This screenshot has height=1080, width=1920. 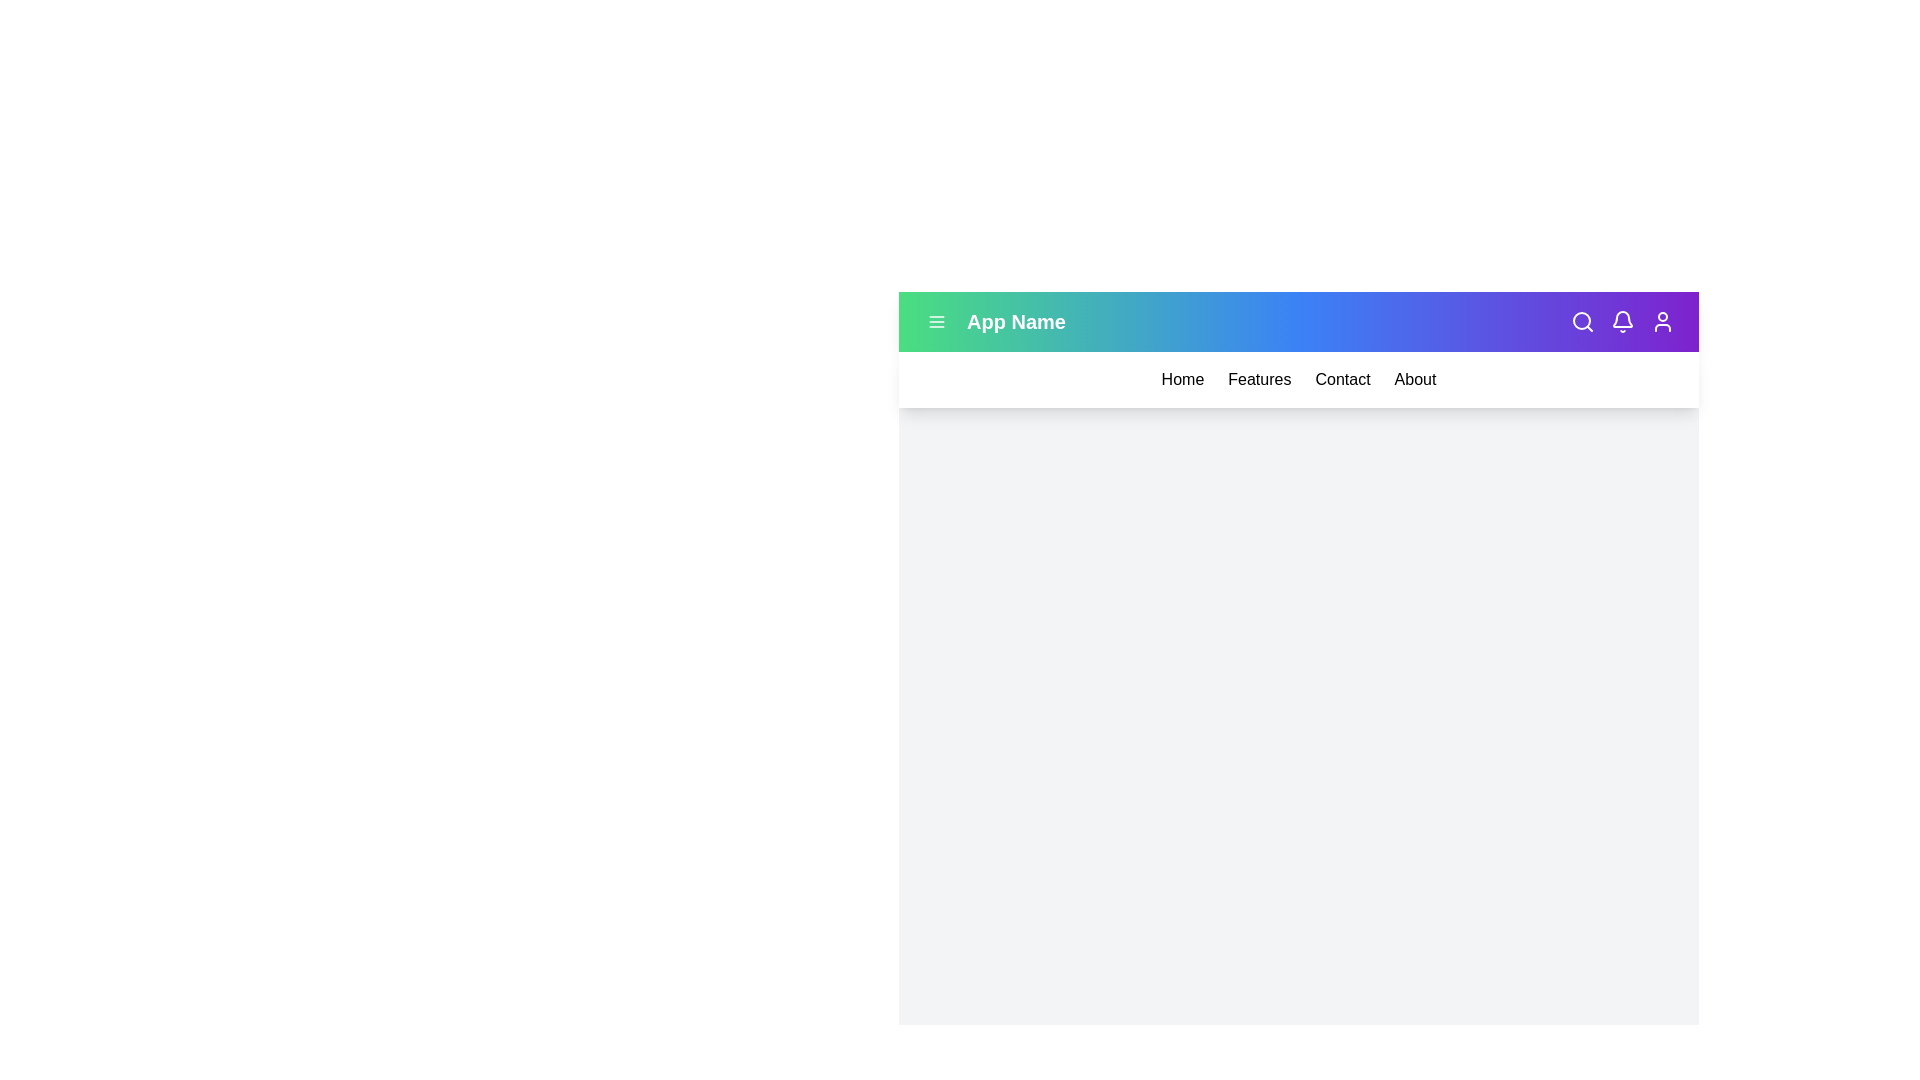 What do you see at coordinates (1414, 380) in the screenshot?
I see `the 'About' link in the navigation bar` at bounding box center [1414, 380].